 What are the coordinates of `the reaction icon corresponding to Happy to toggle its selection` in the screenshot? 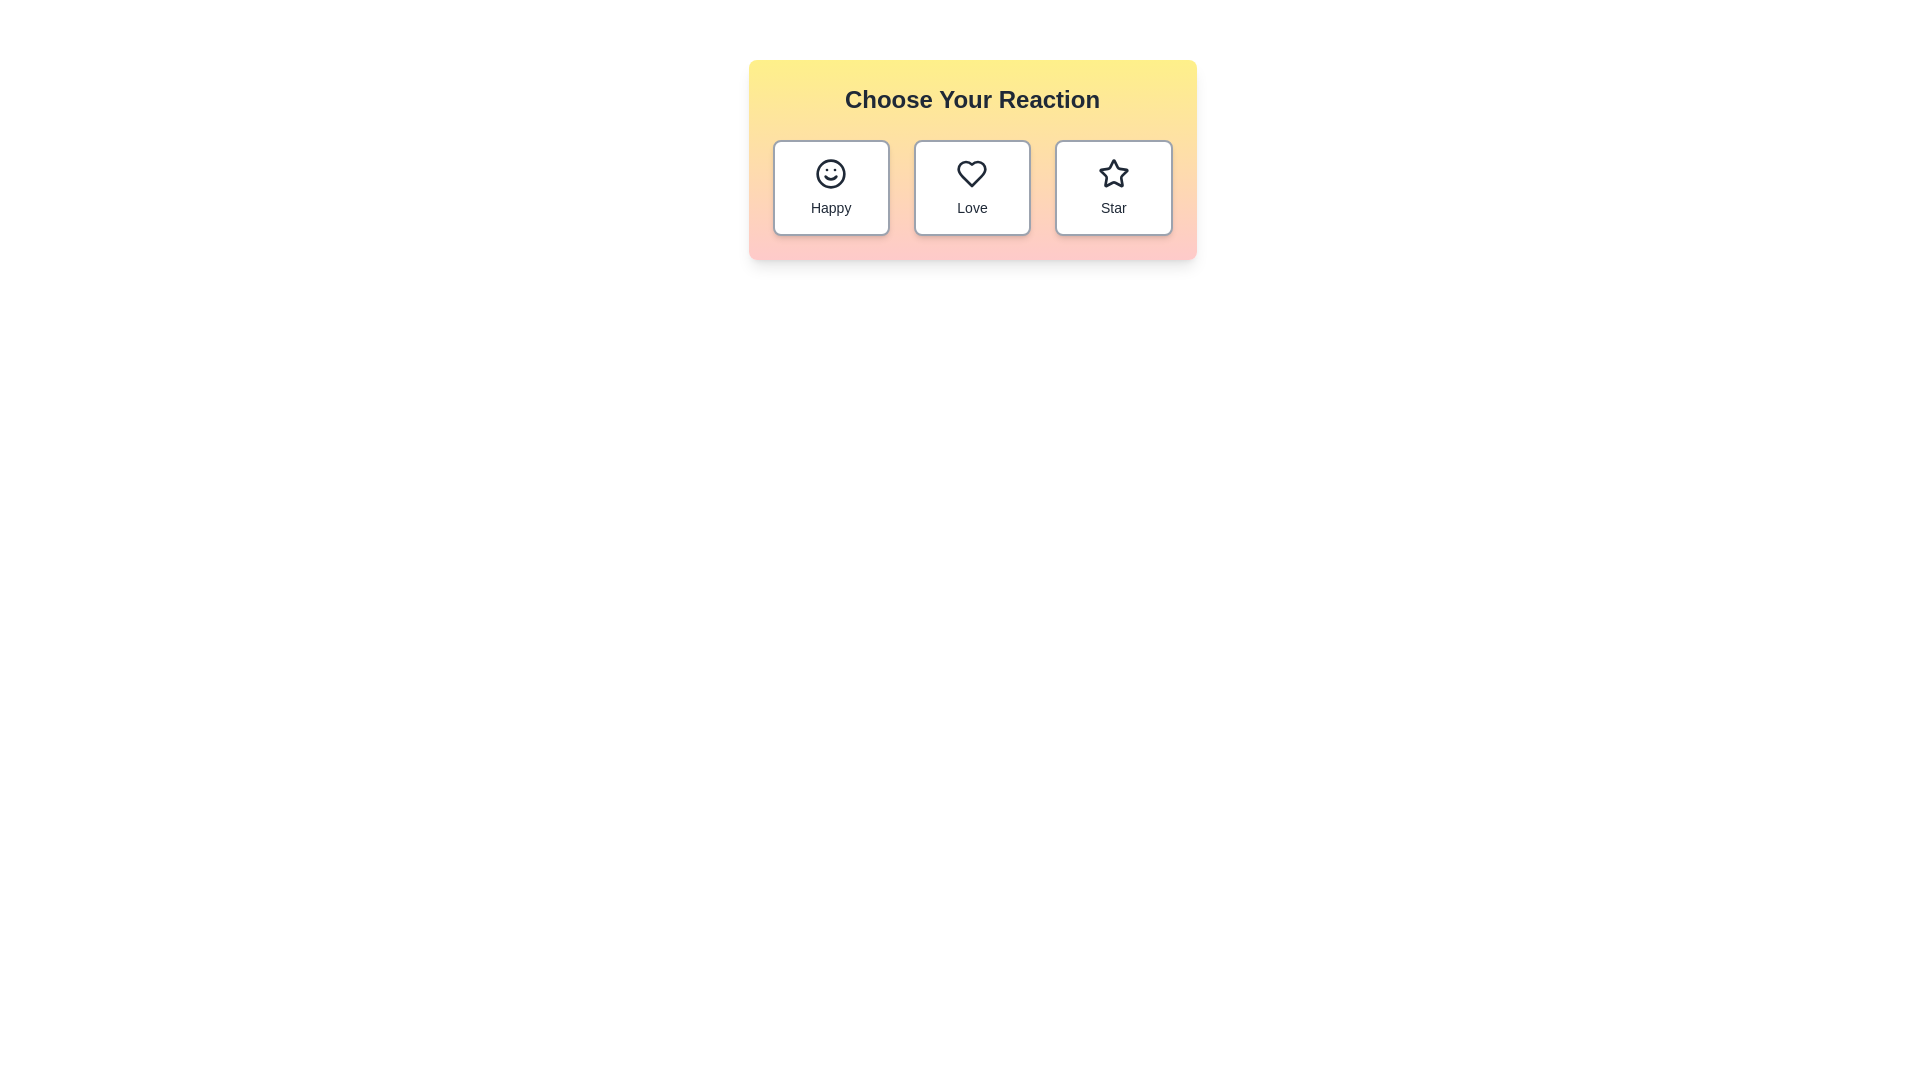 It's located at (830, 188).